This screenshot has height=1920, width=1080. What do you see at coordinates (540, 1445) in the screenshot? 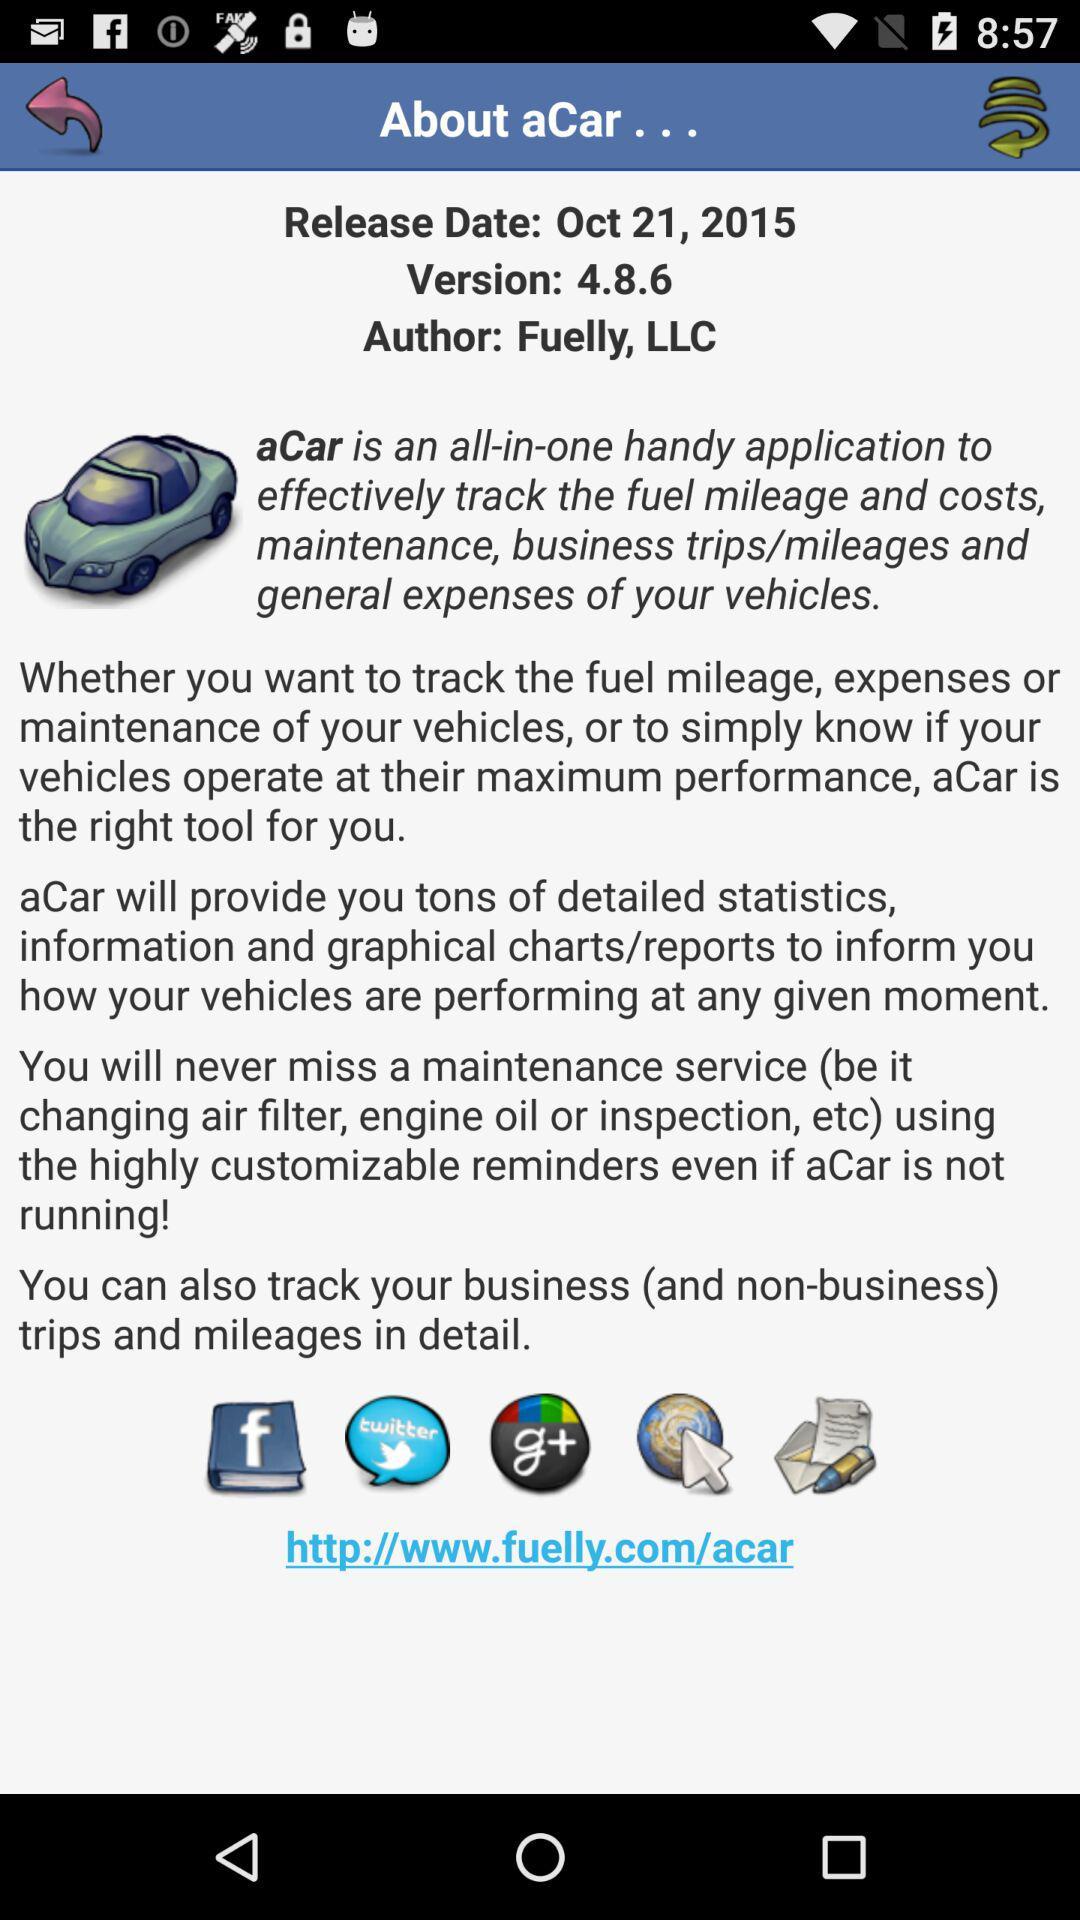
I see `visit on g+` at bounding box center [540, 1445].